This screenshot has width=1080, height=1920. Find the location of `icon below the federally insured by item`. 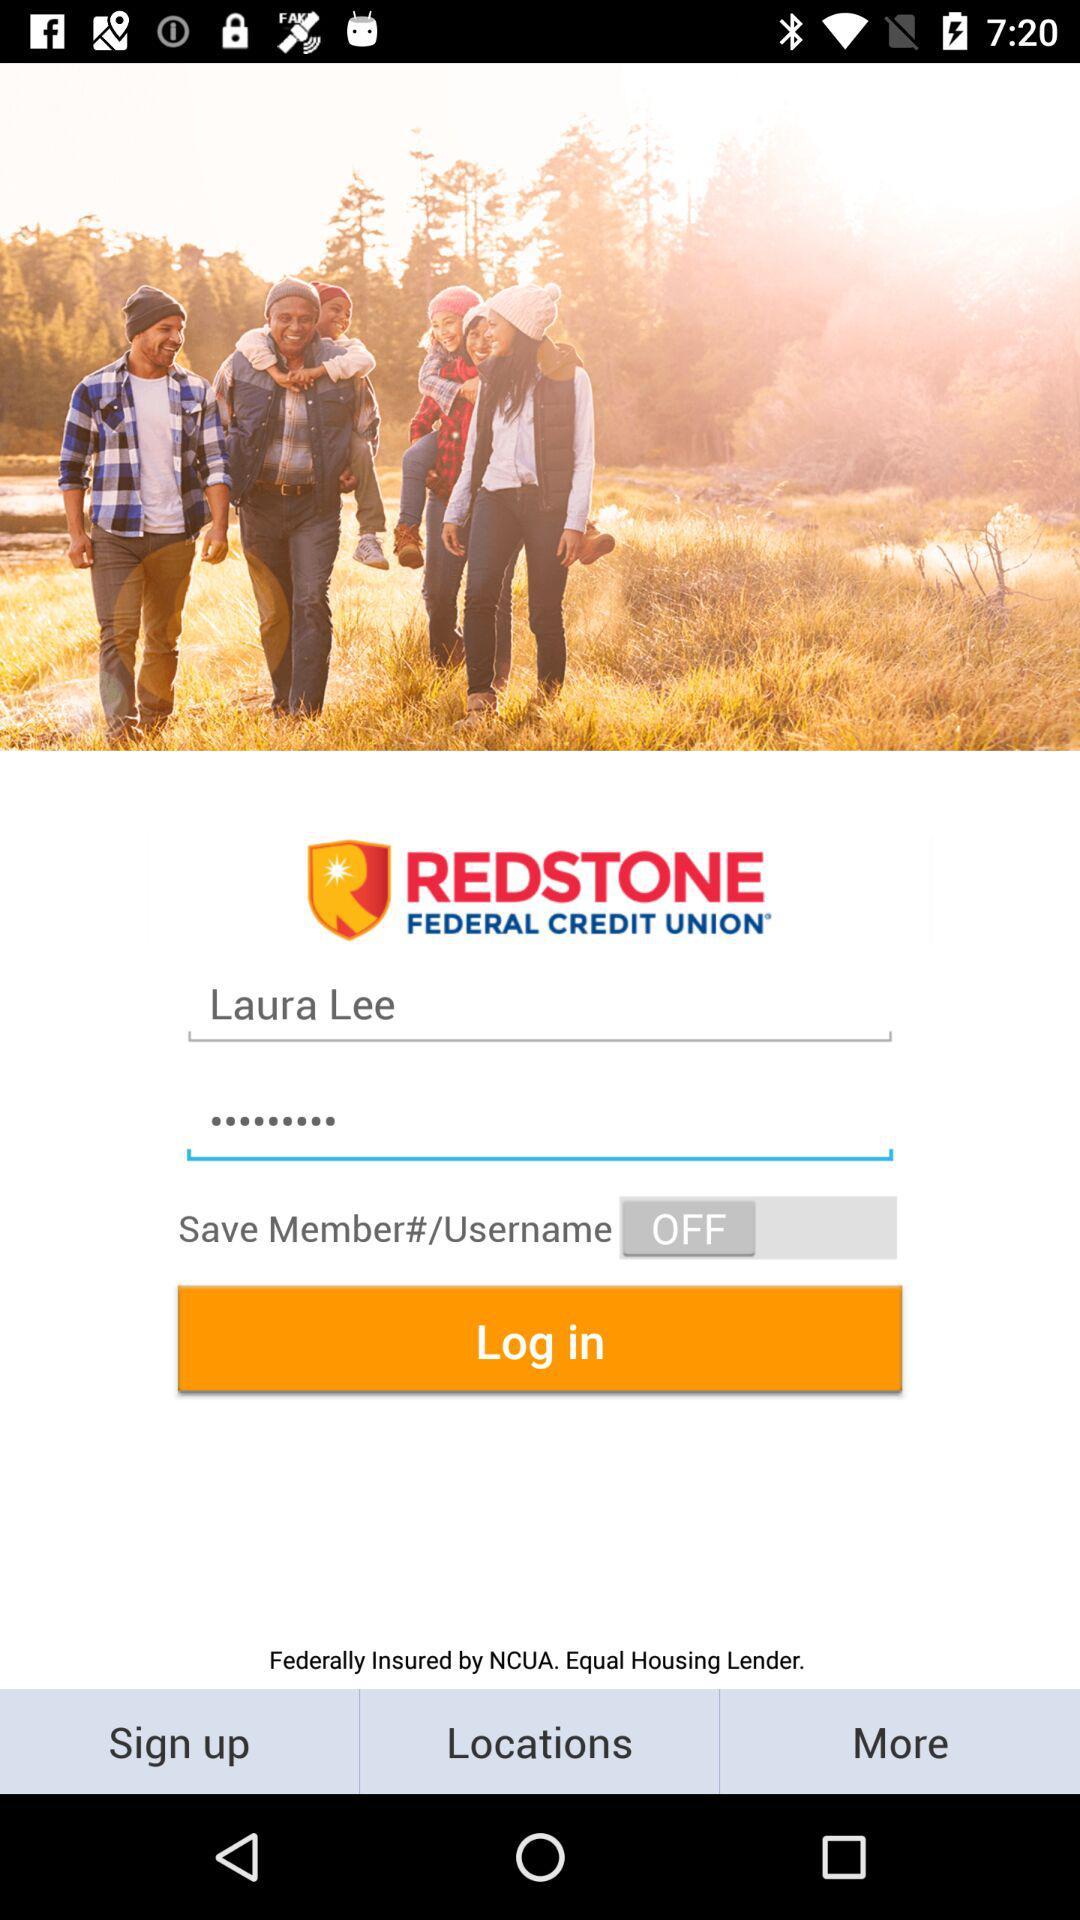

icon below the federally insured by item is located at coordinates (178, 1740).